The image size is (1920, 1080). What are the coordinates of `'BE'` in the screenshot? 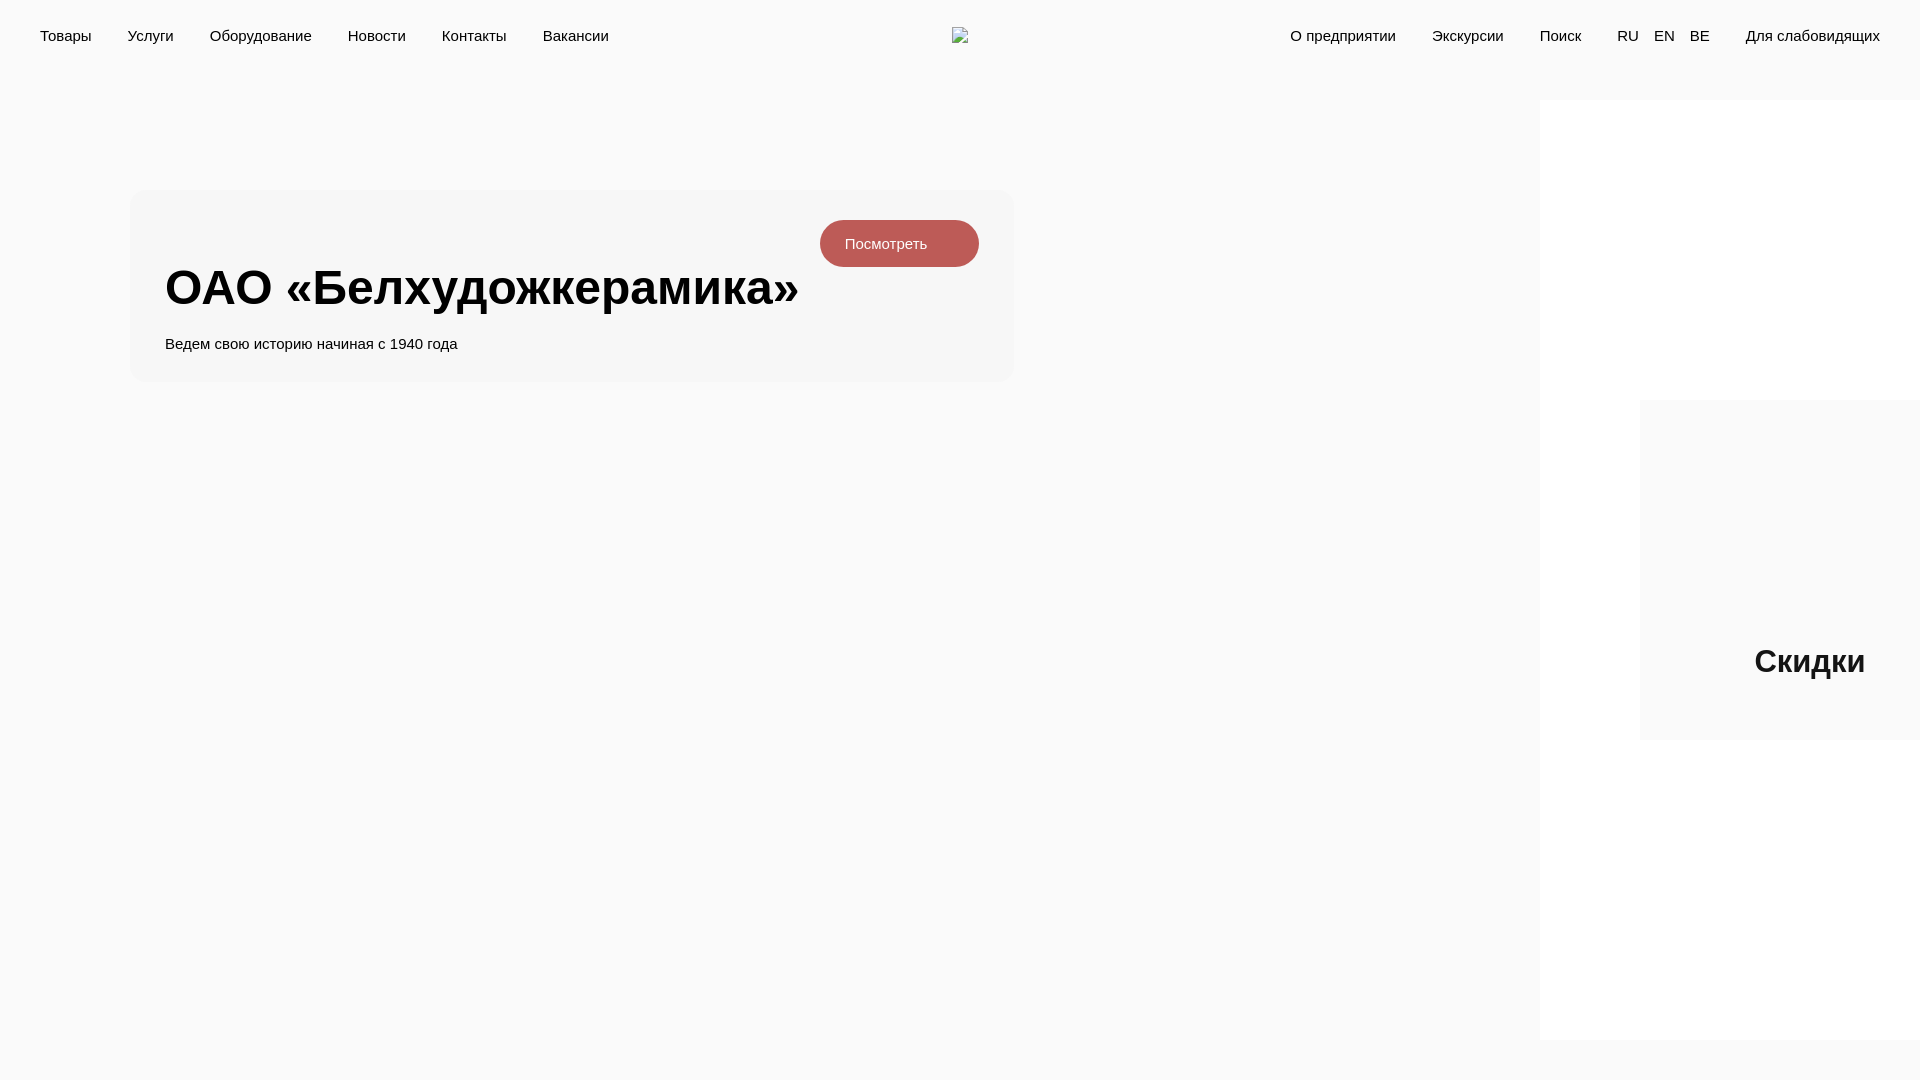 It's located at (1698, 34).